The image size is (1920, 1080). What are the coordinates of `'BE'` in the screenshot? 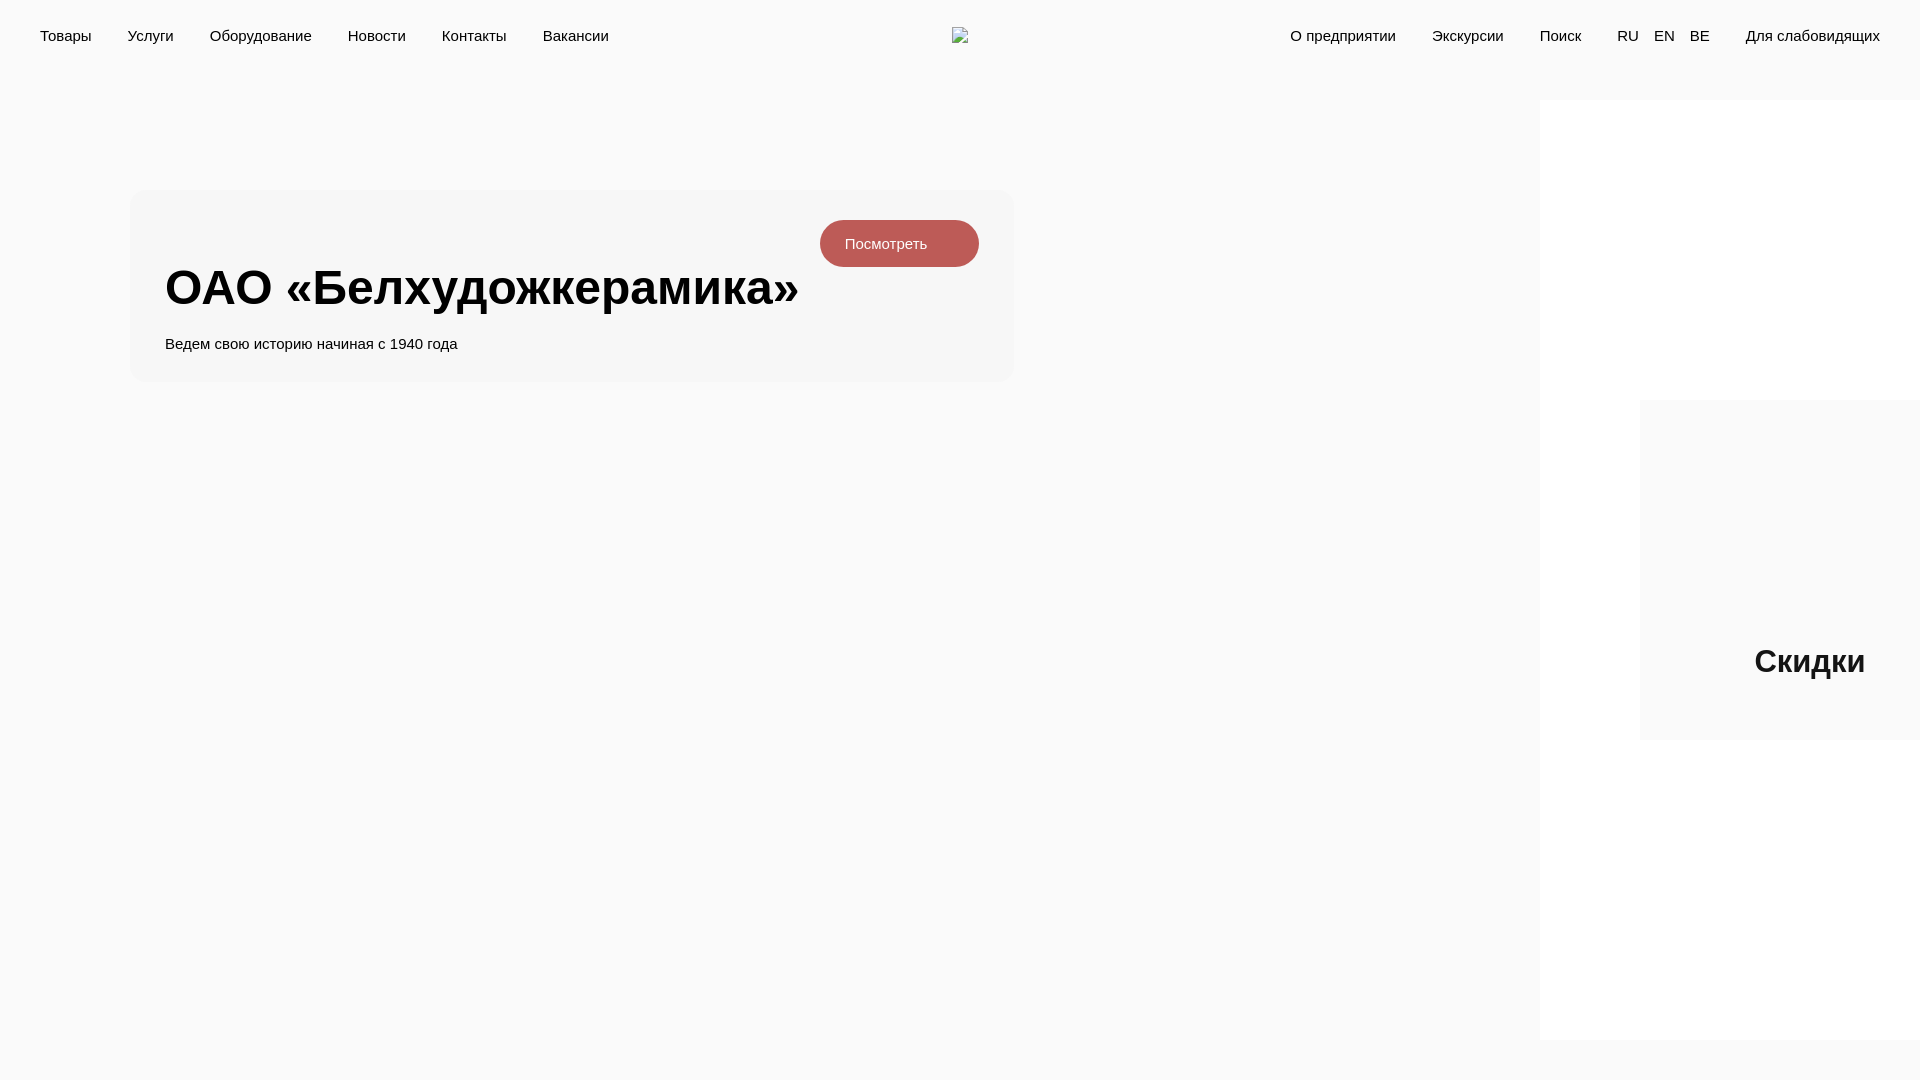 It's located at (1698, 34).